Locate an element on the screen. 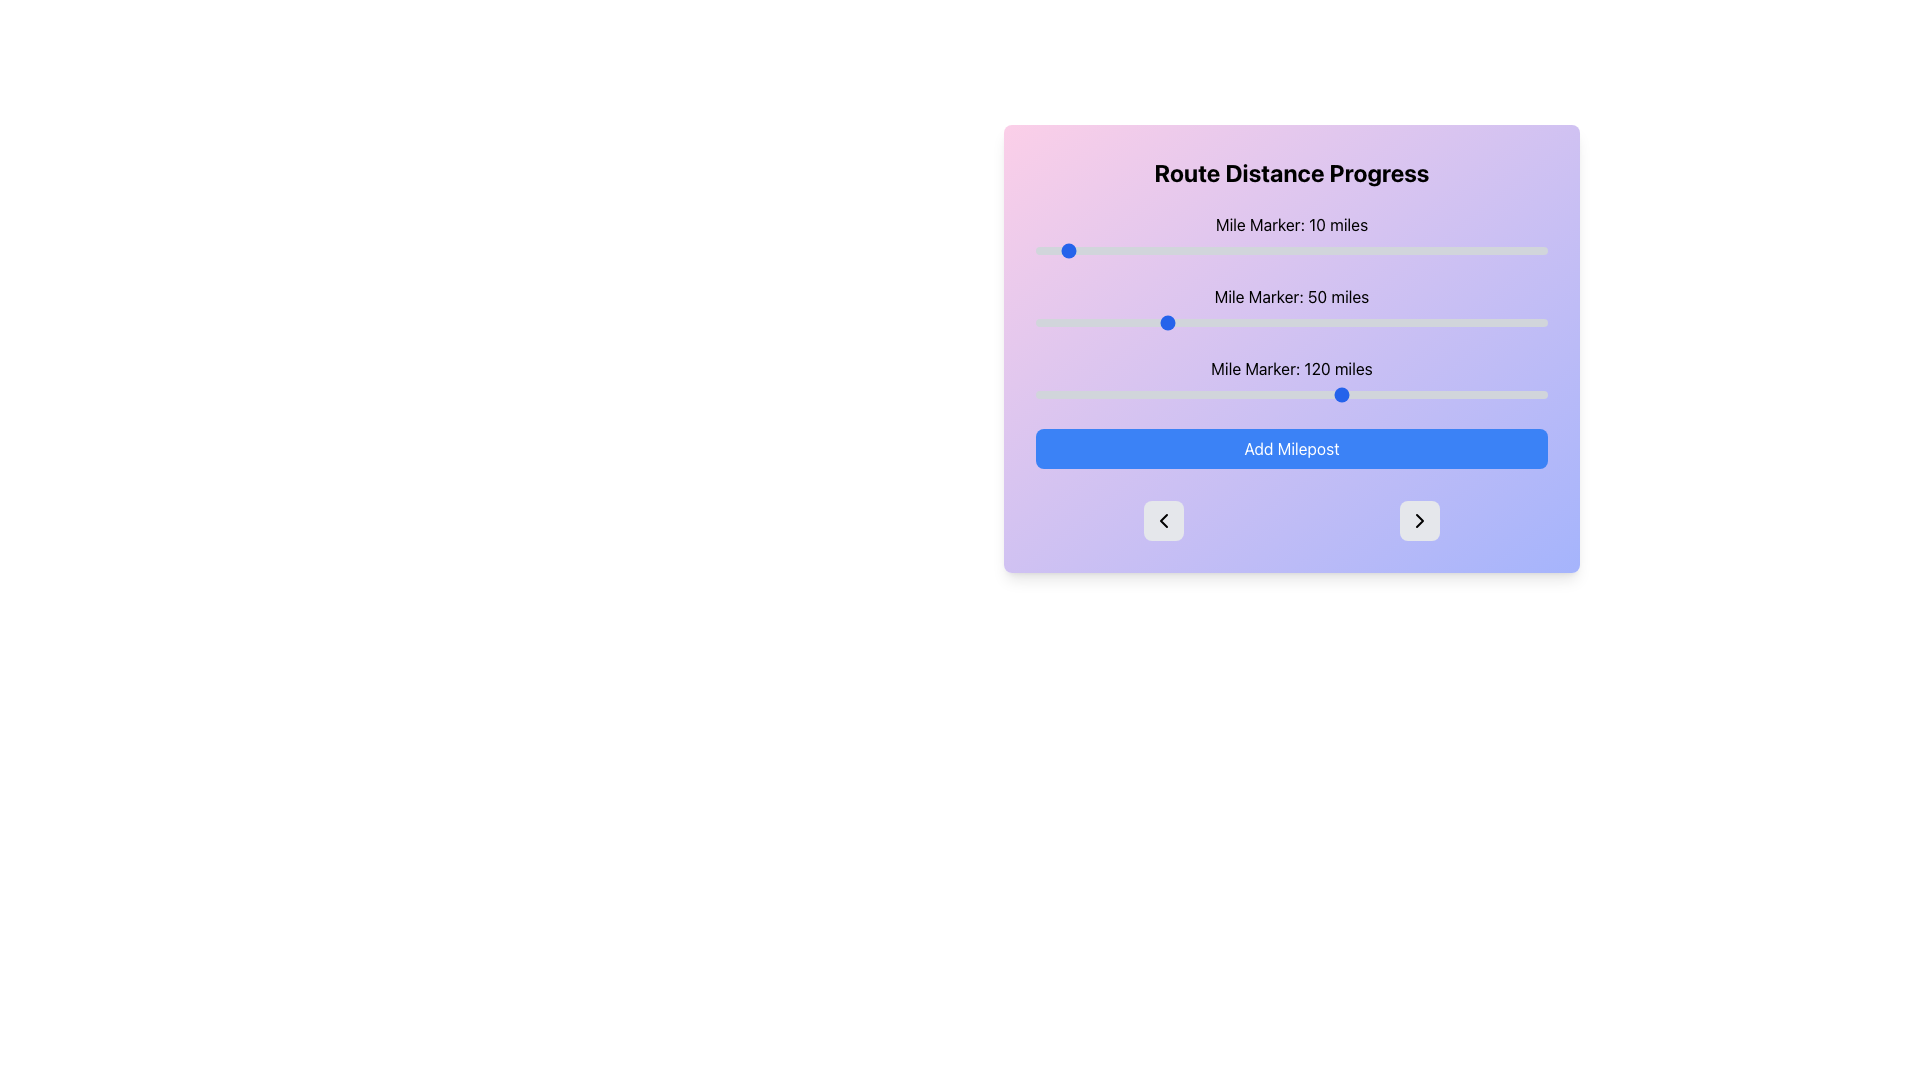 The image size is (1920, 1080). the slider is located at coordinates (1038, 322).